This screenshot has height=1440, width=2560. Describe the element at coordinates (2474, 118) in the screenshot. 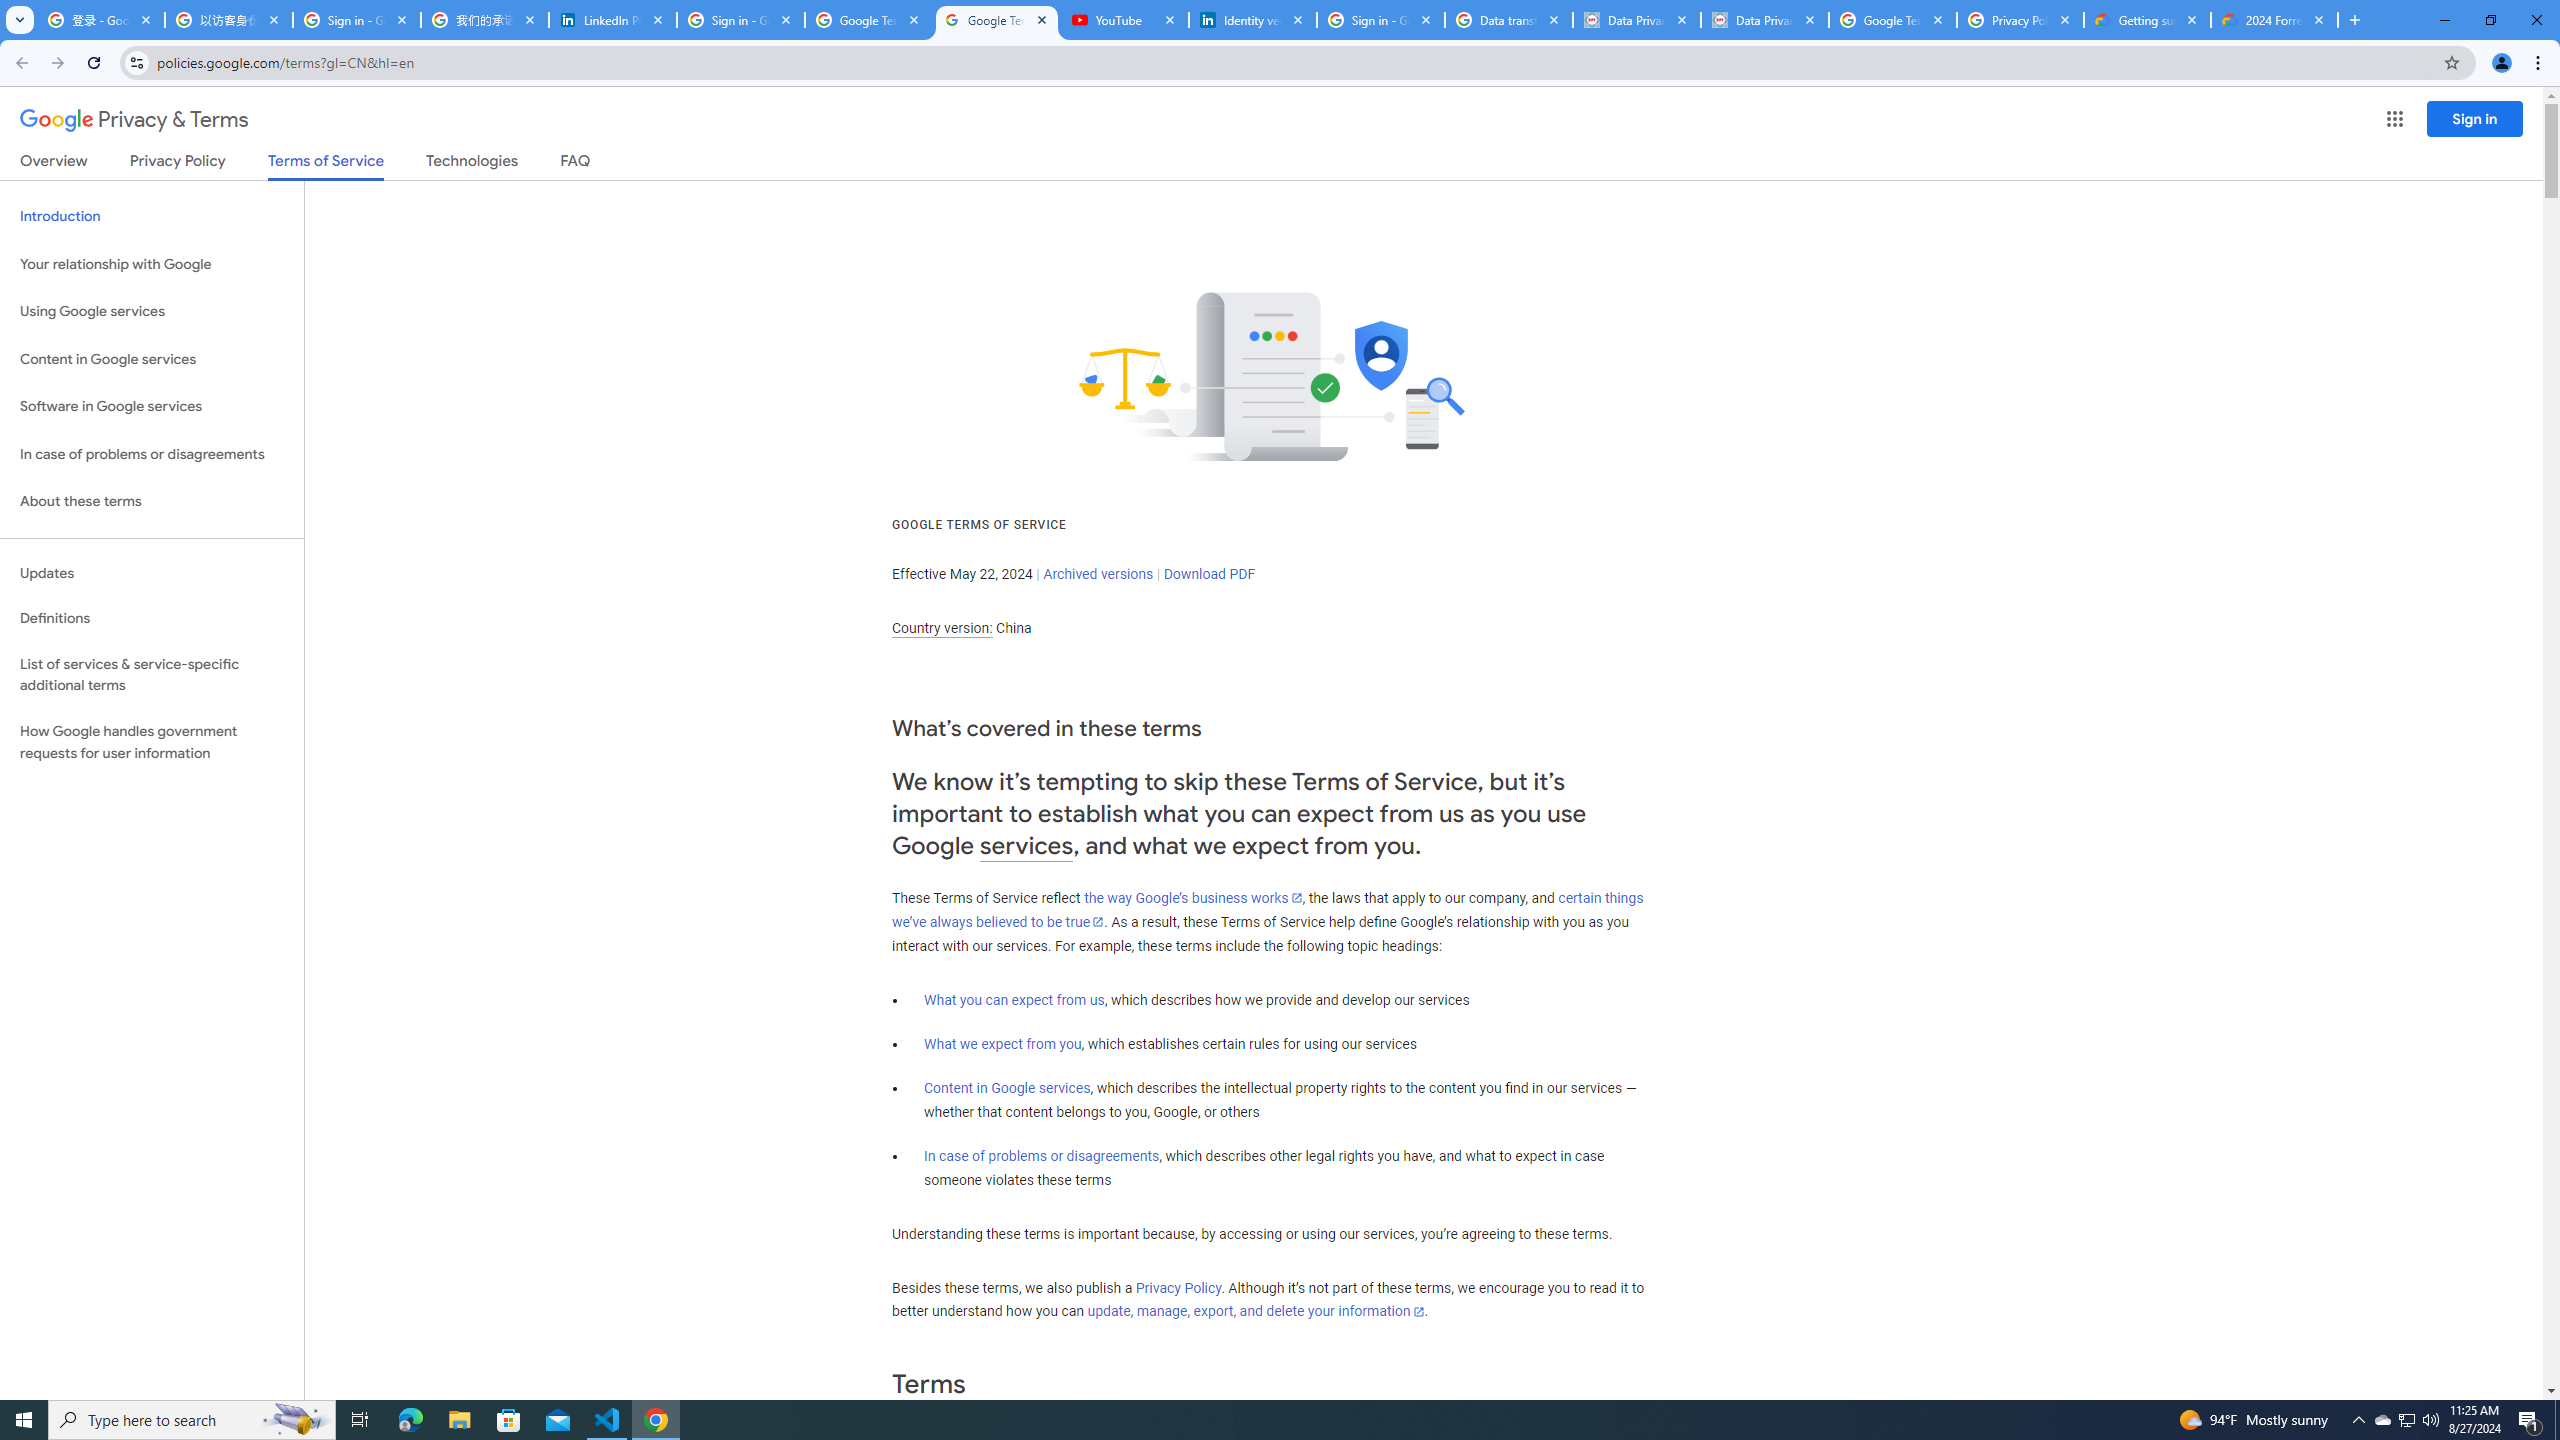

I see `'Sign in'` at that location.